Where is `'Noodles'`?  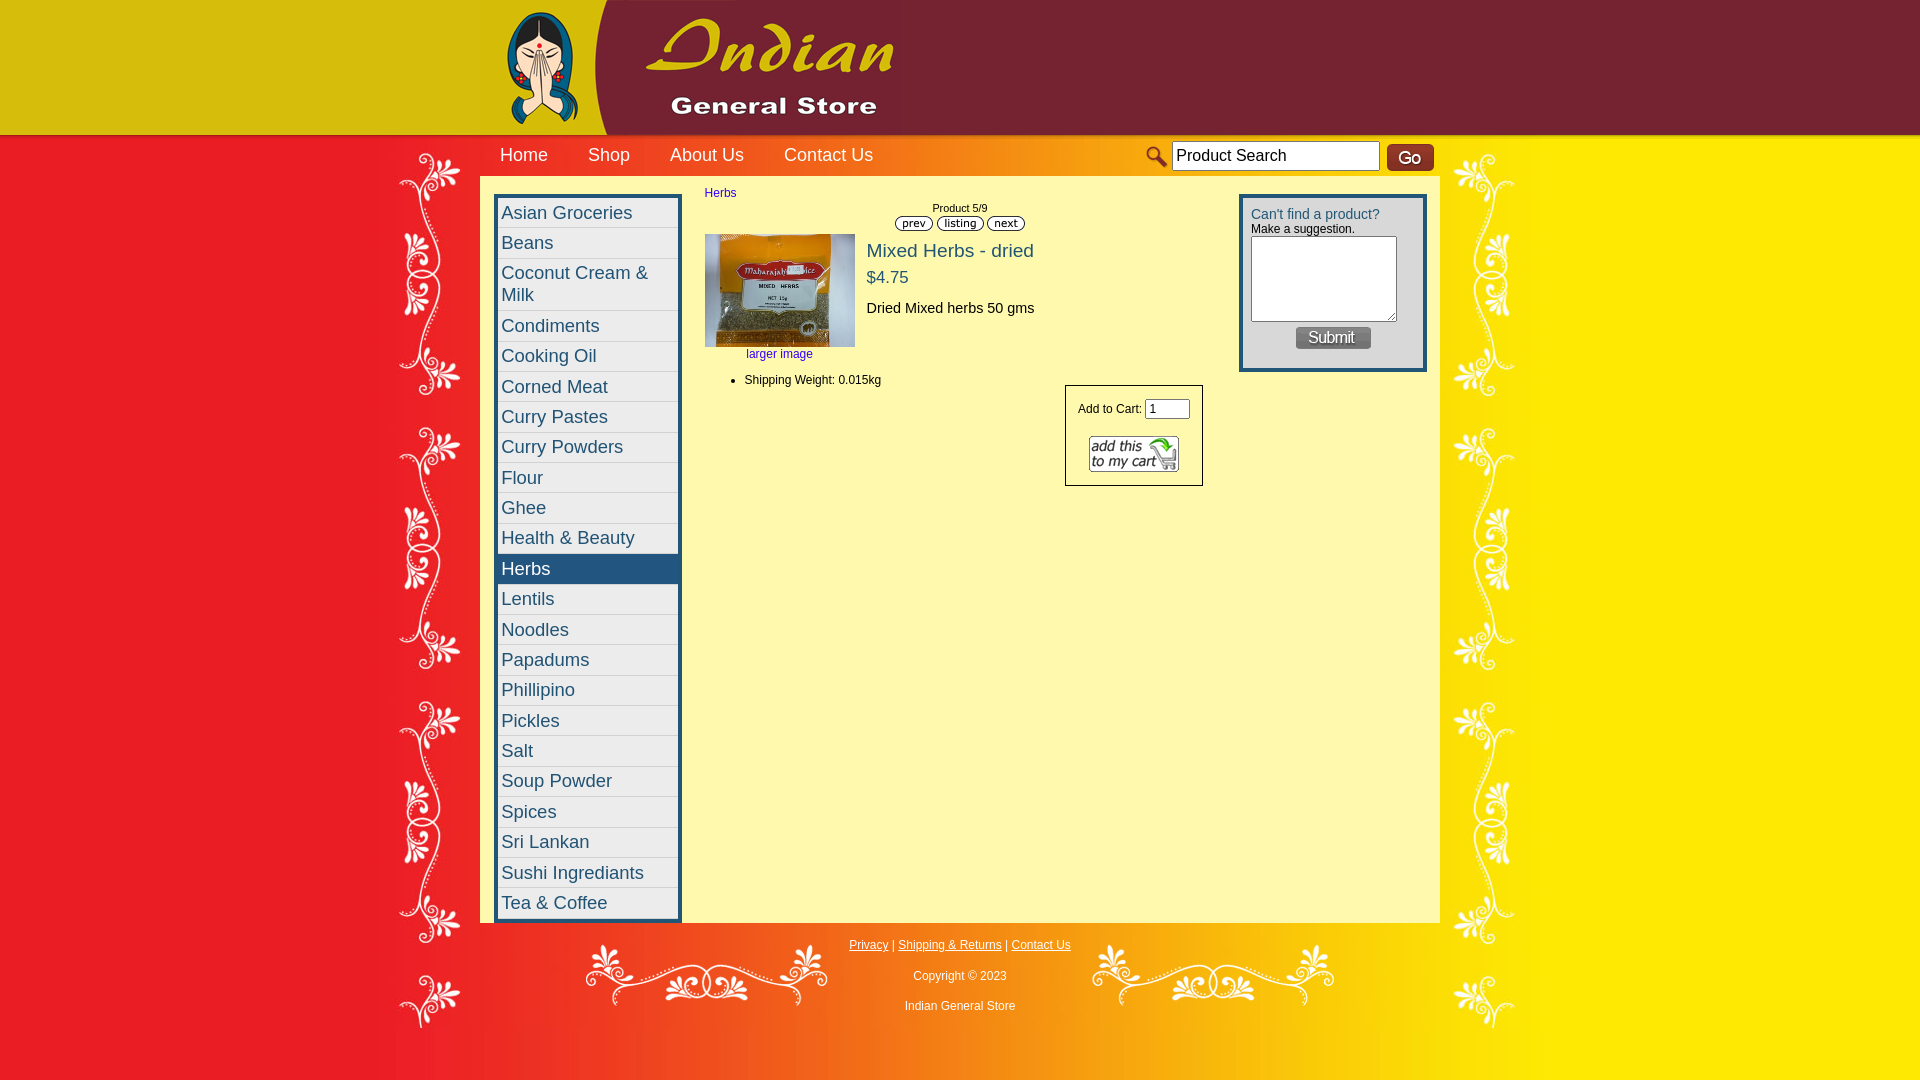
'Noodles' is located at coordinates (587, 628).